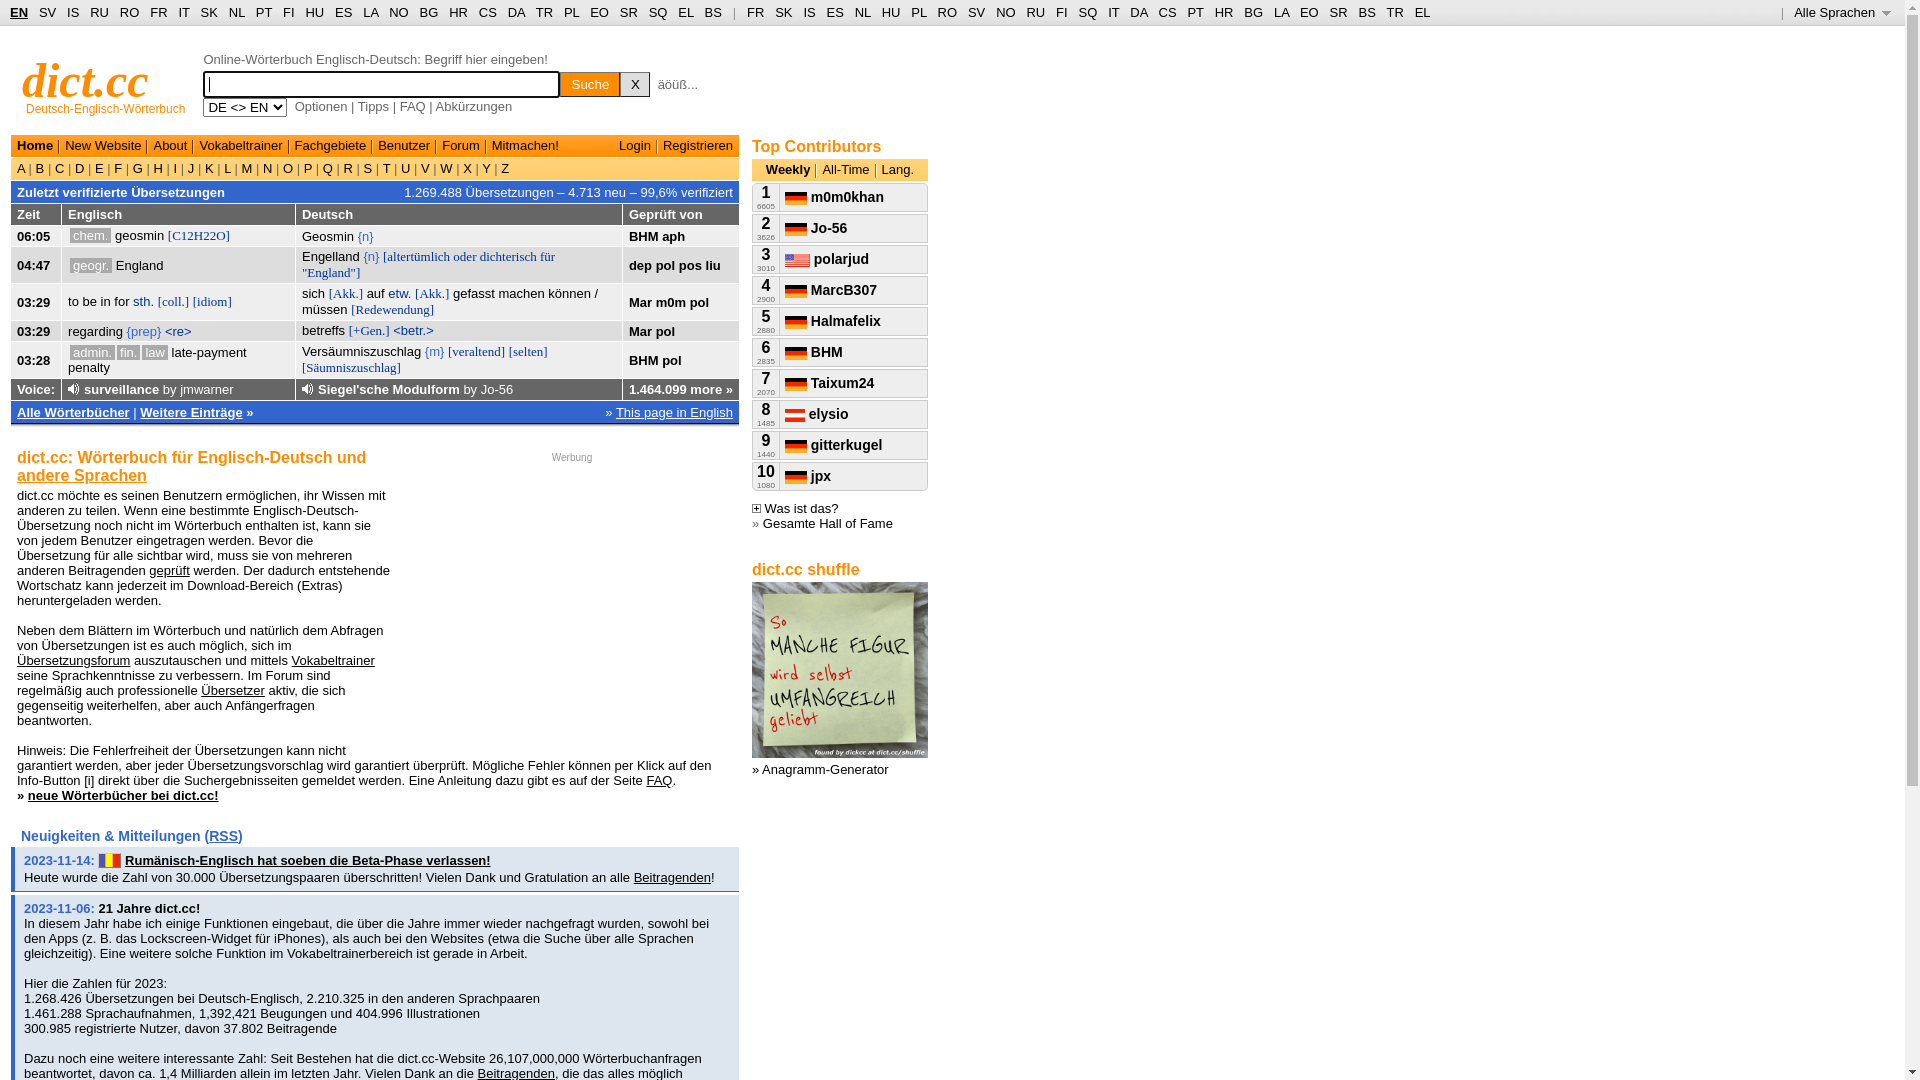 This screenshot has height=1080, width=1920. I want to click on 'NO', so click(1006, 12).